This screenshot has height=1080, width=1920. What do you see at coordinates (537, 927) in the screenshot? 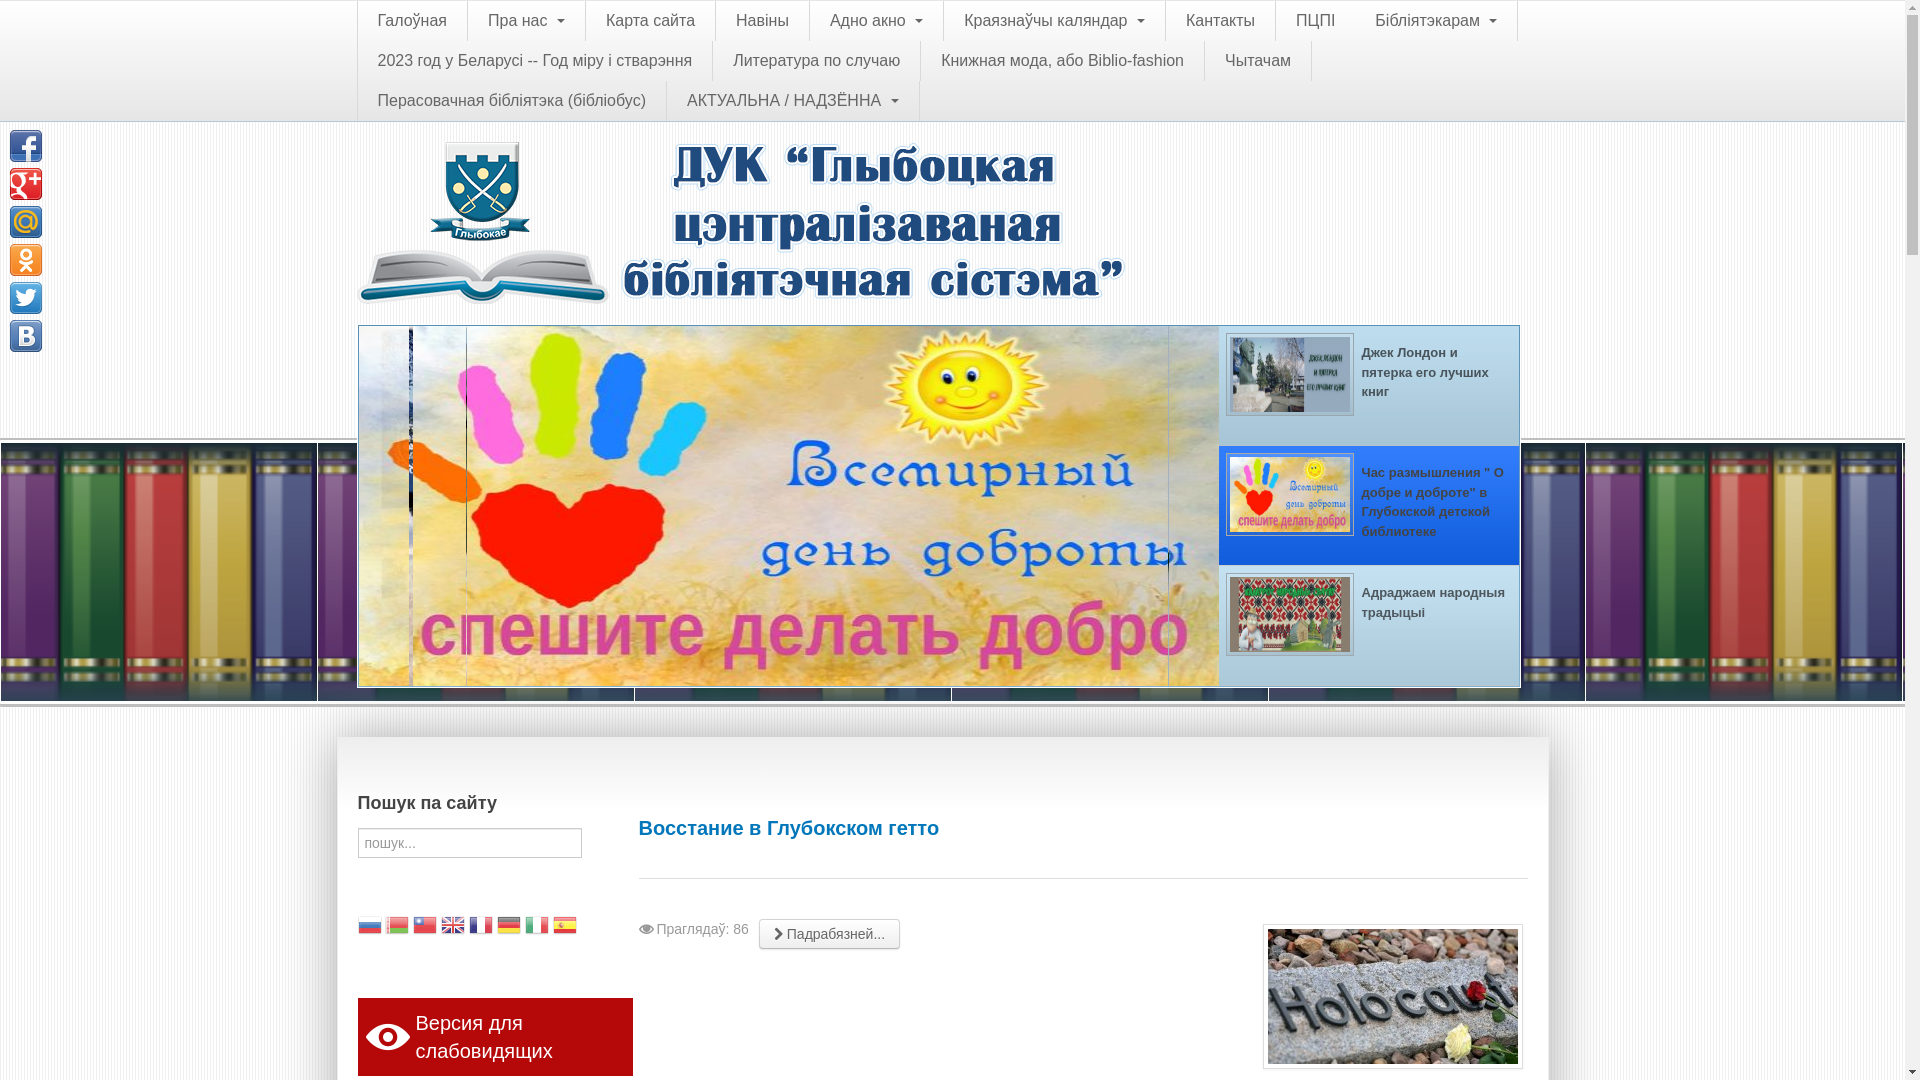
I see `'Italian'` at bounding box center [537, 927].